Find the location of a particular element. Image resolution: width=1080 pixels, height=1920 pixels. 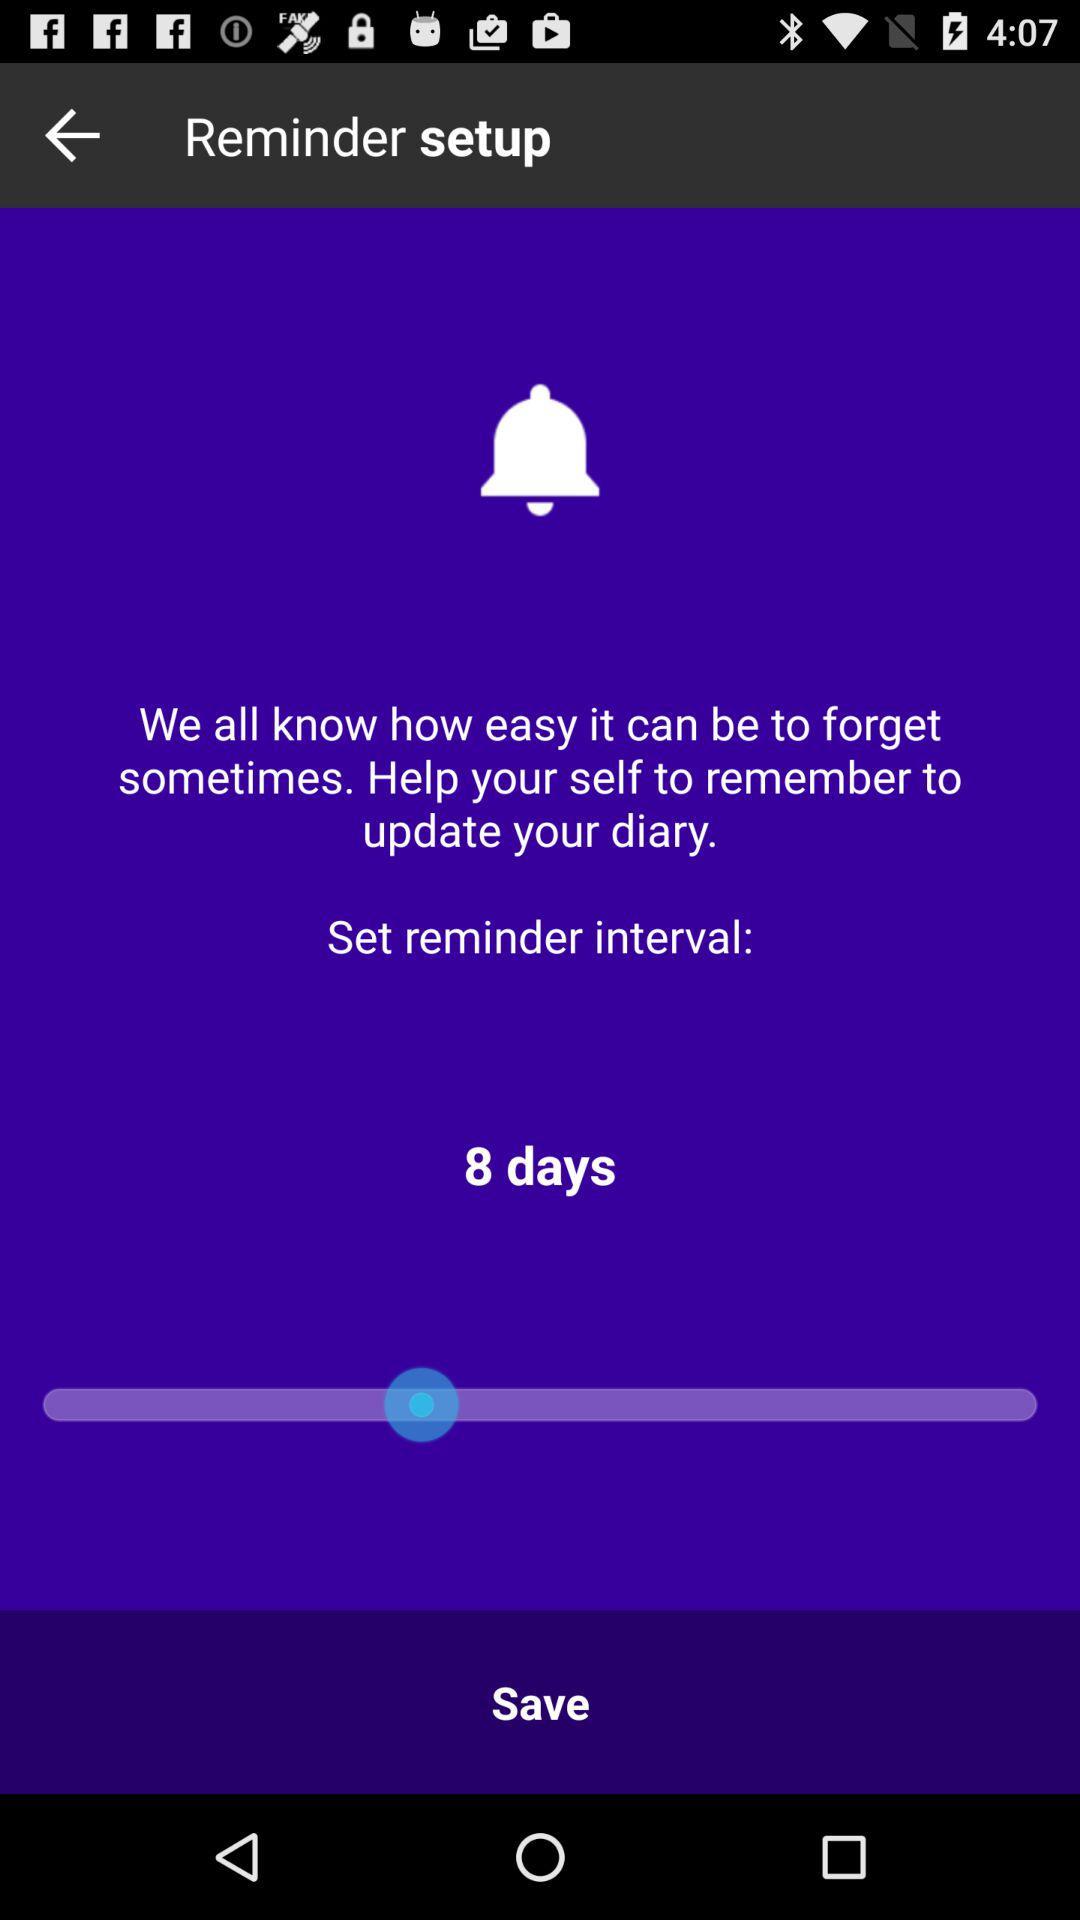

the arrow_backward icon is located at coordinates (77, 143).